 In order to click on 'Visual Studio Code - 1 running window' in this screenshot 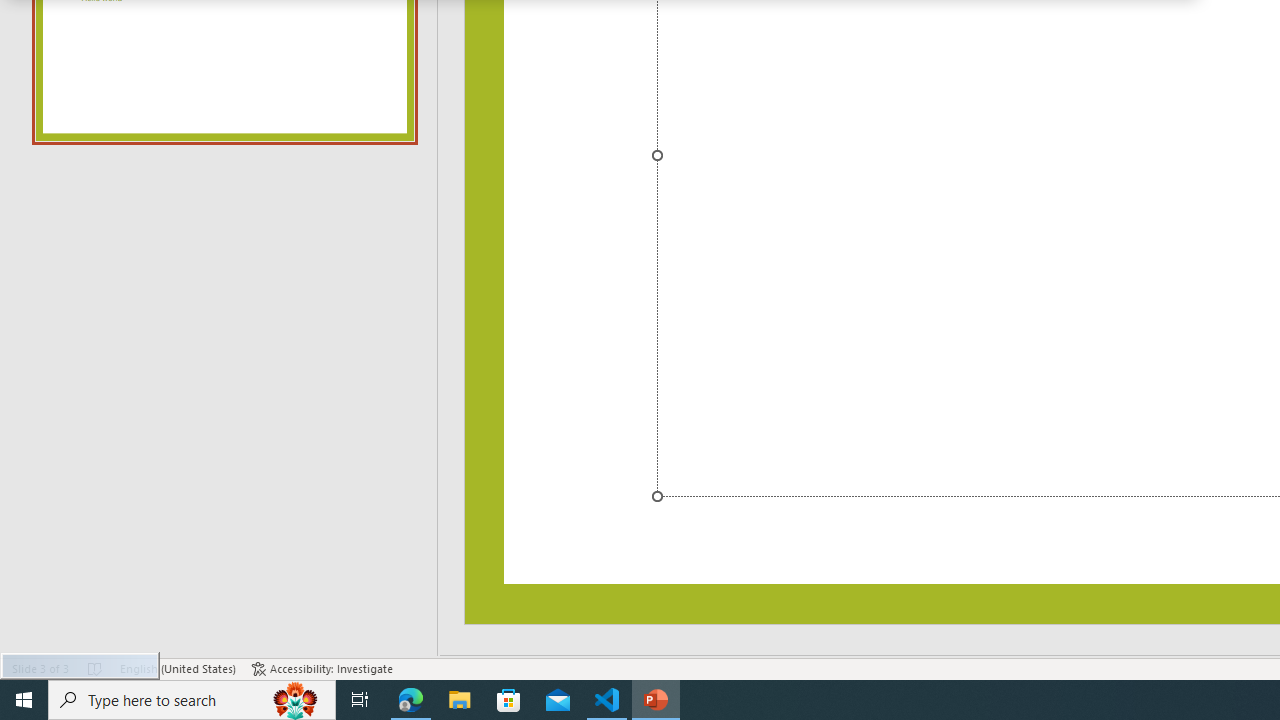, I will do `click(606, 698)`.